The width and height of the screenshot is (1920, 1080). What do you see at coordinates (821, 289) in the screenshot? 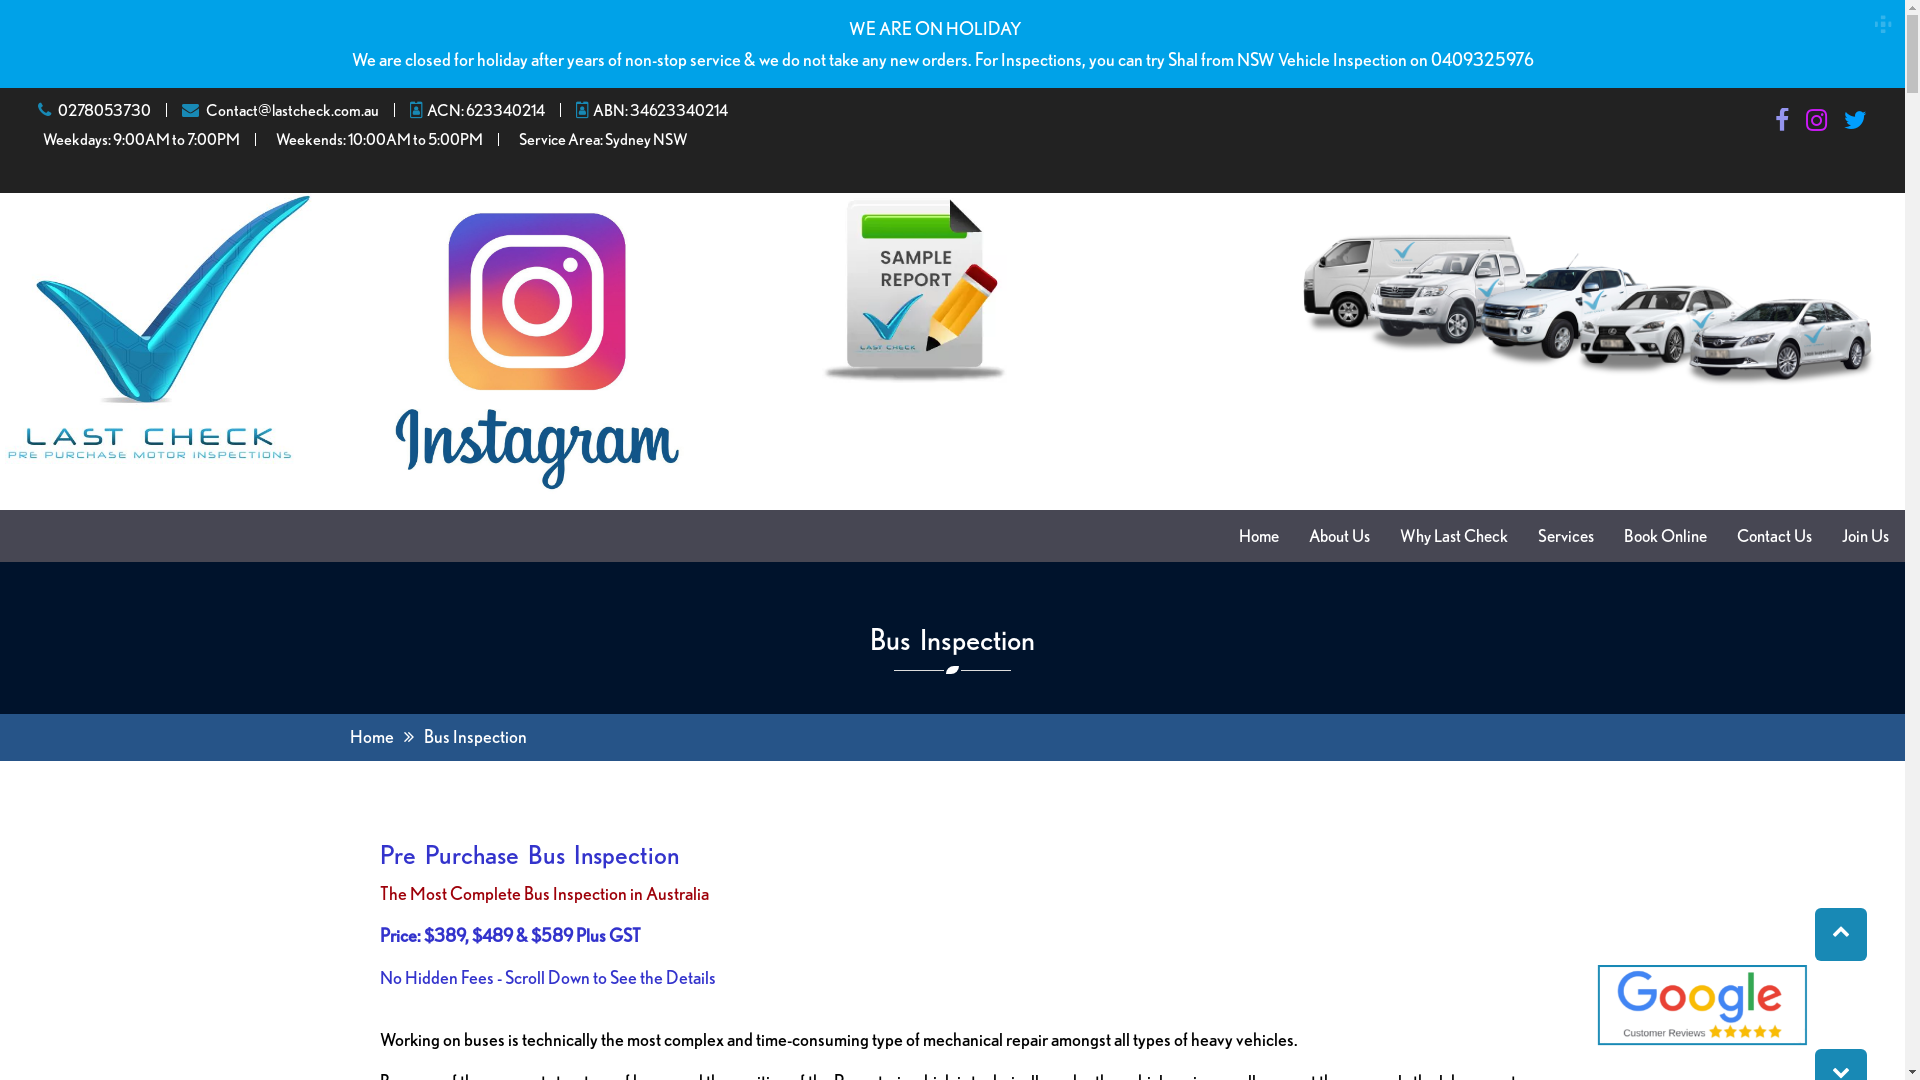
I see `'last-check-sample-vehicle-inspection-report-icon'` at bounding box center [821, 289].